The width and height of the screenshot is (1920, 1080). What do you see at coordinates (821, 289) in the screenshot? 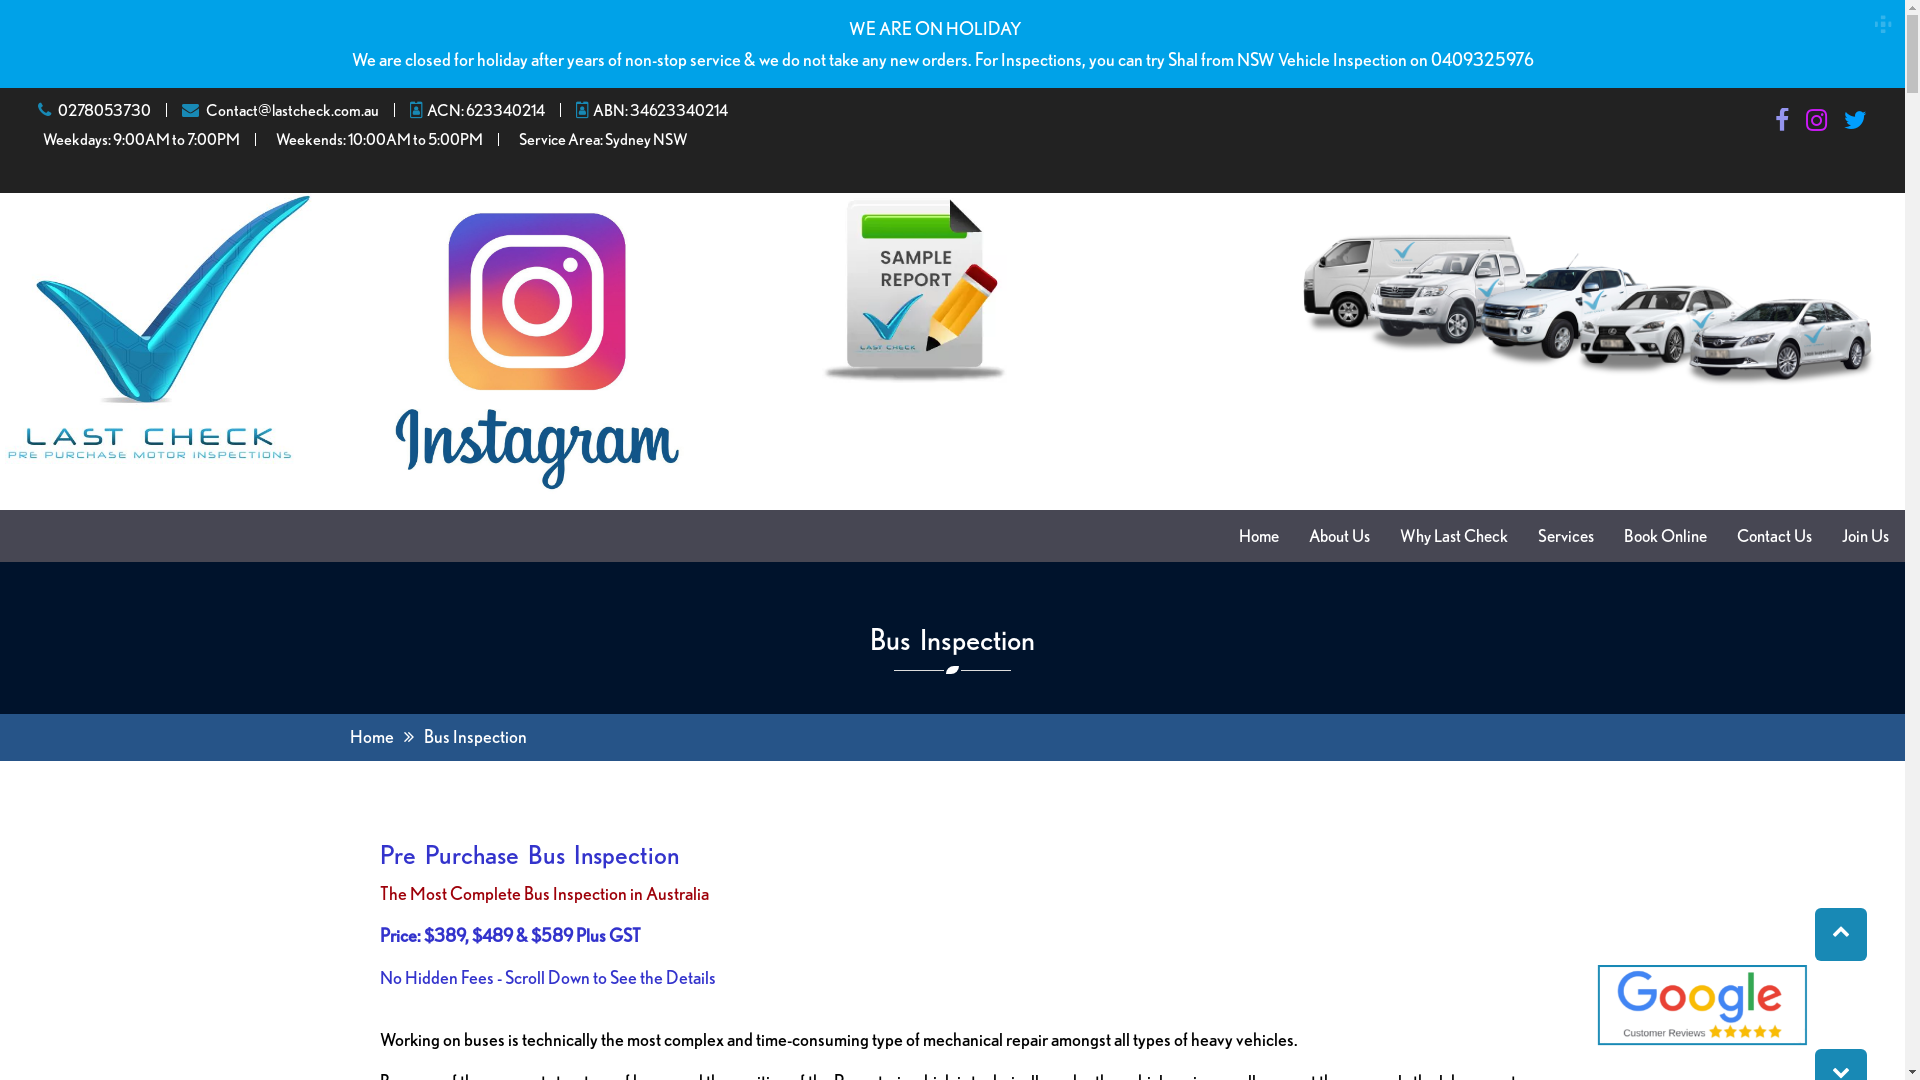
I see `'last-check-sample-vehicle-inspection-report-icon'` at bounding box center [821, 289].